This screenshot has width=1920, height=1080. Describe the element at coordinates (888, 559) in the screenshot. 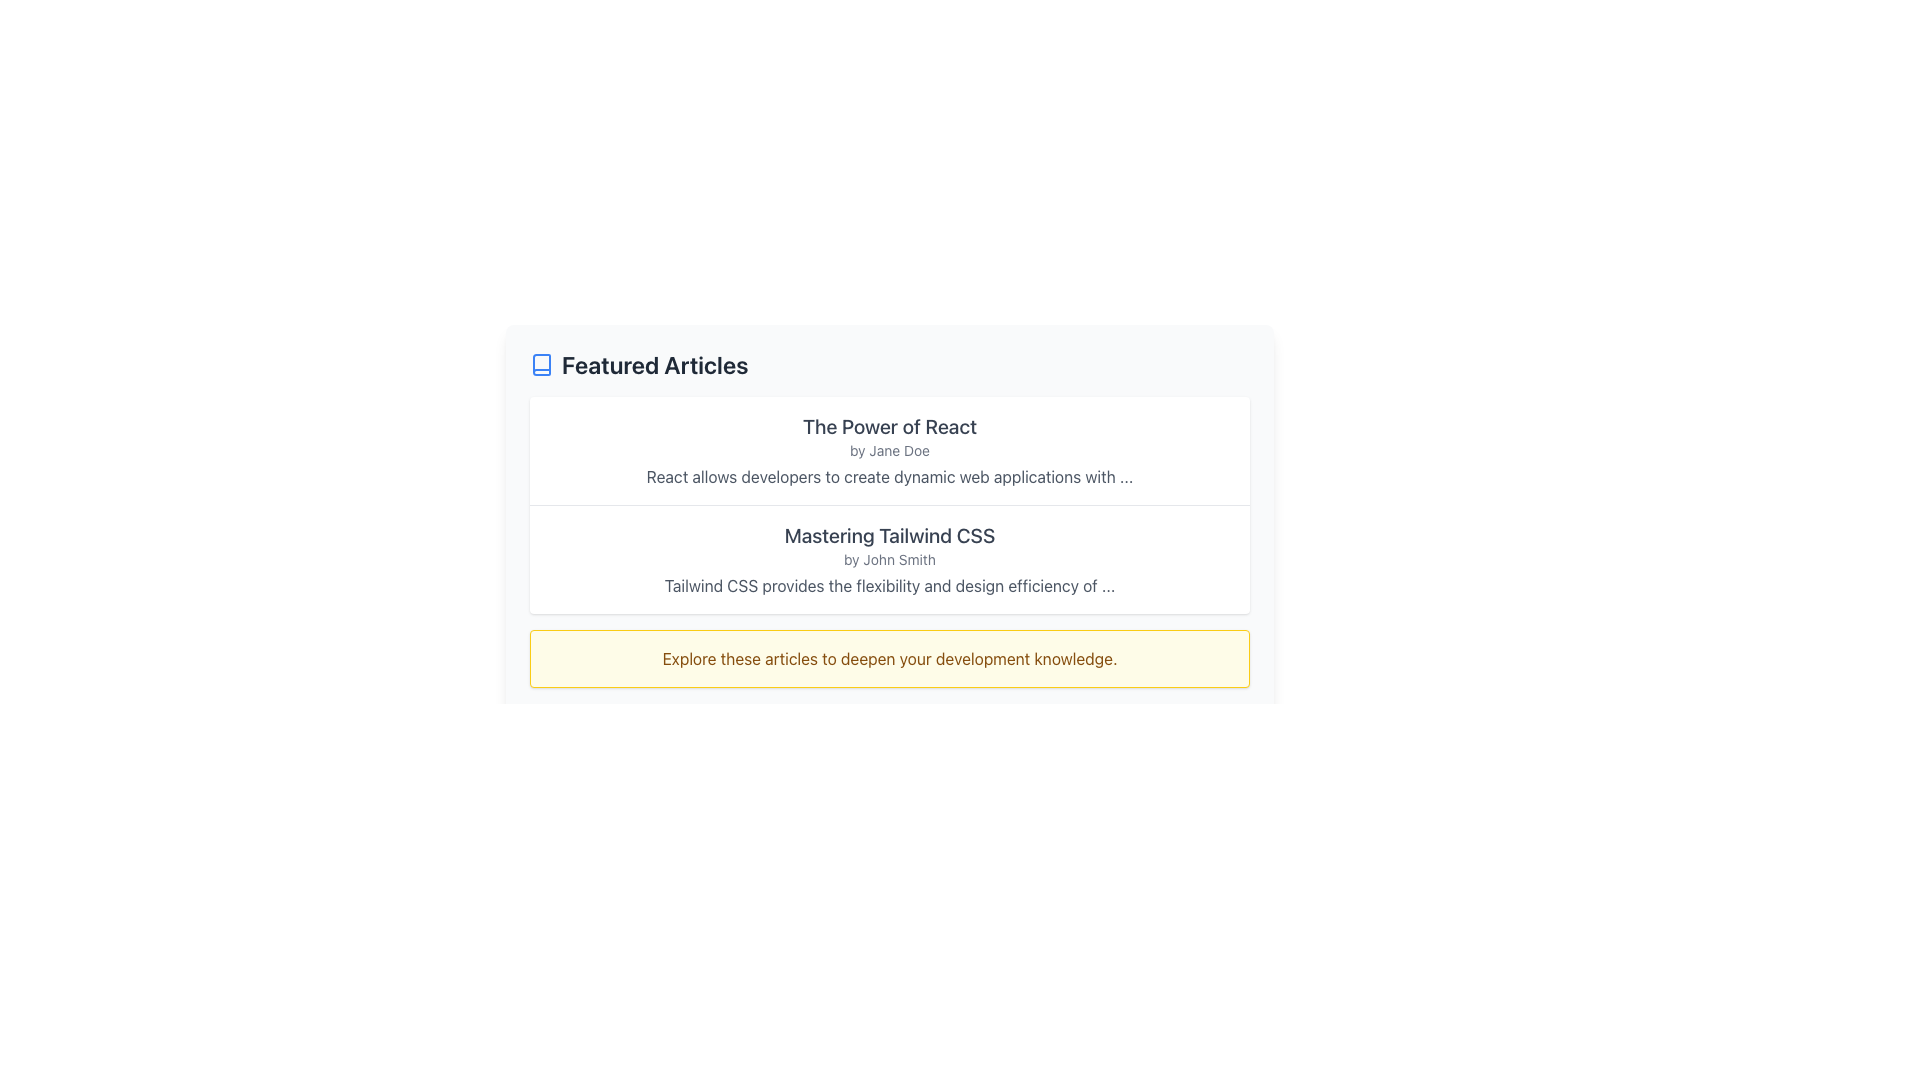

I see `the static text label indicating authorship information for 'Mastering Tailwind CSS' authored by 'John Smith', located in the middle-right section of the layout` at that location.